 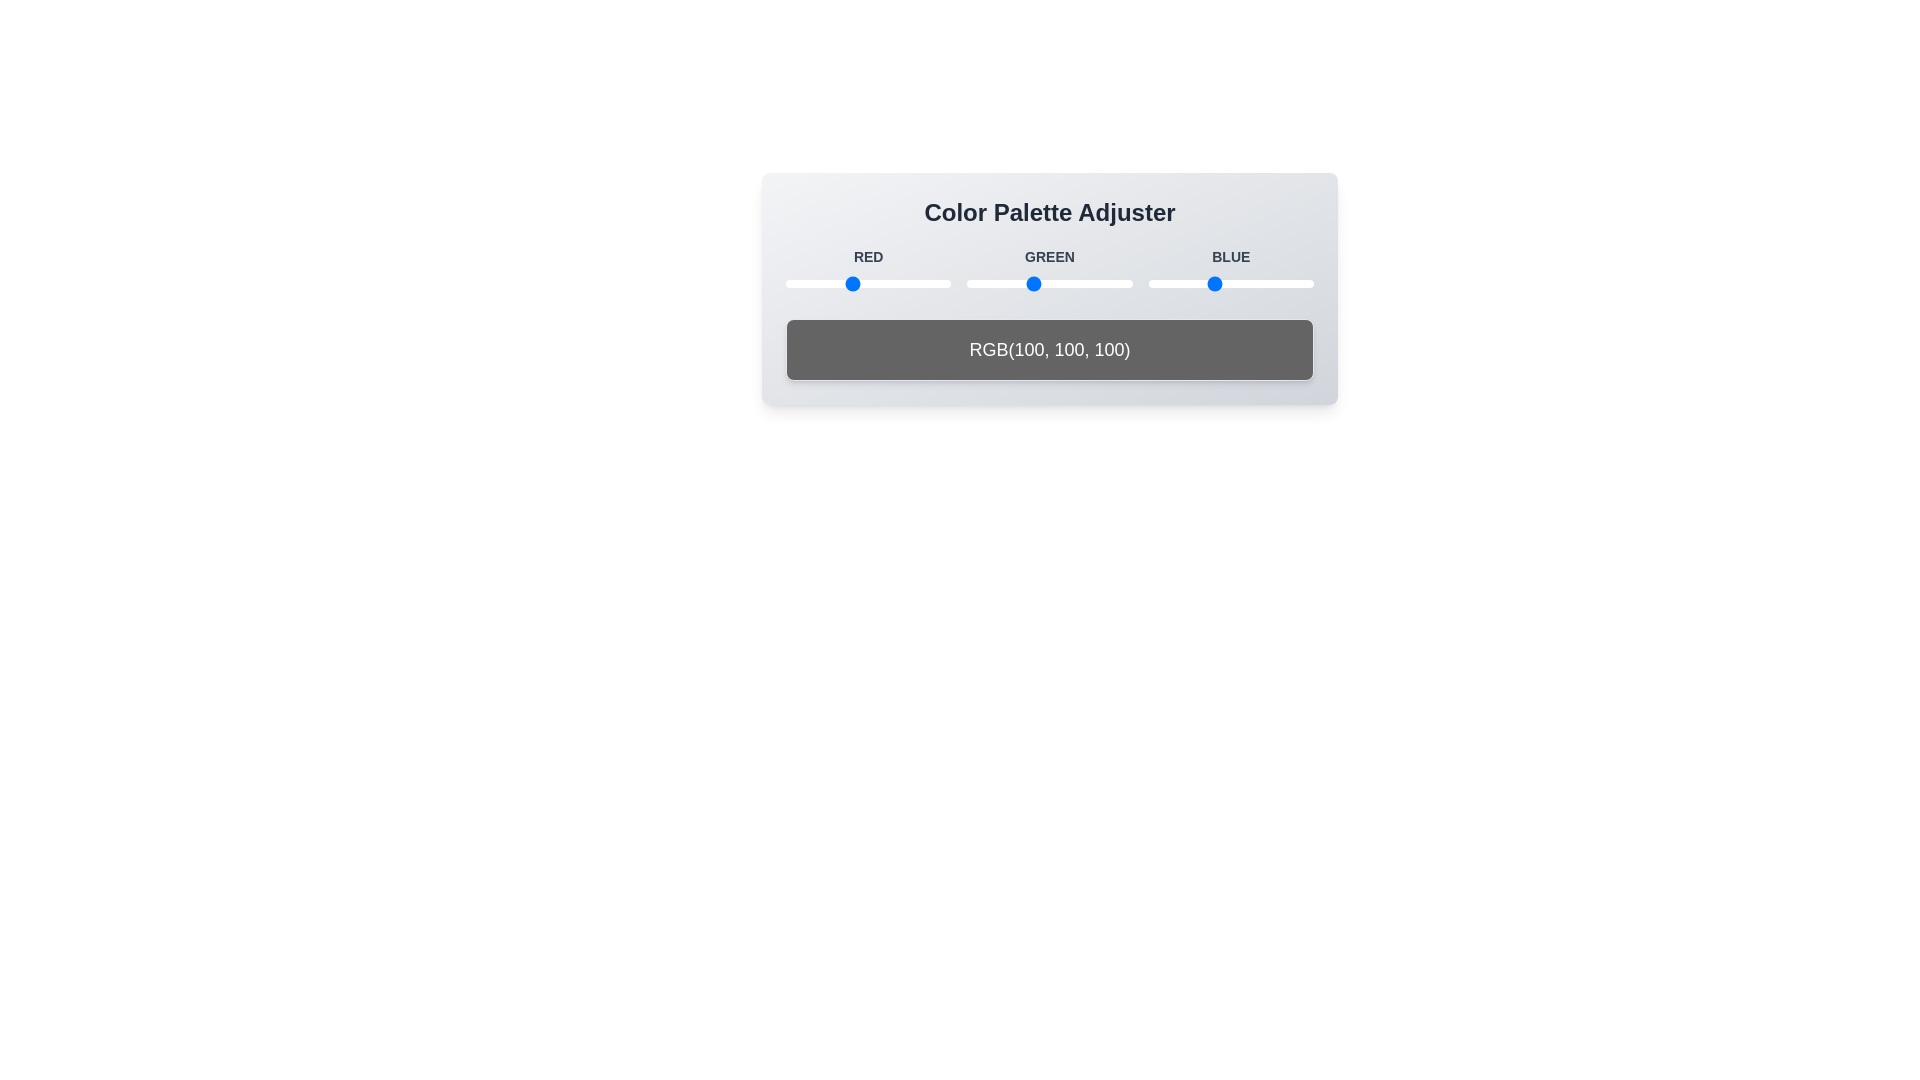 I want to click on the red color slider to 173, so click(x=896, y=284).